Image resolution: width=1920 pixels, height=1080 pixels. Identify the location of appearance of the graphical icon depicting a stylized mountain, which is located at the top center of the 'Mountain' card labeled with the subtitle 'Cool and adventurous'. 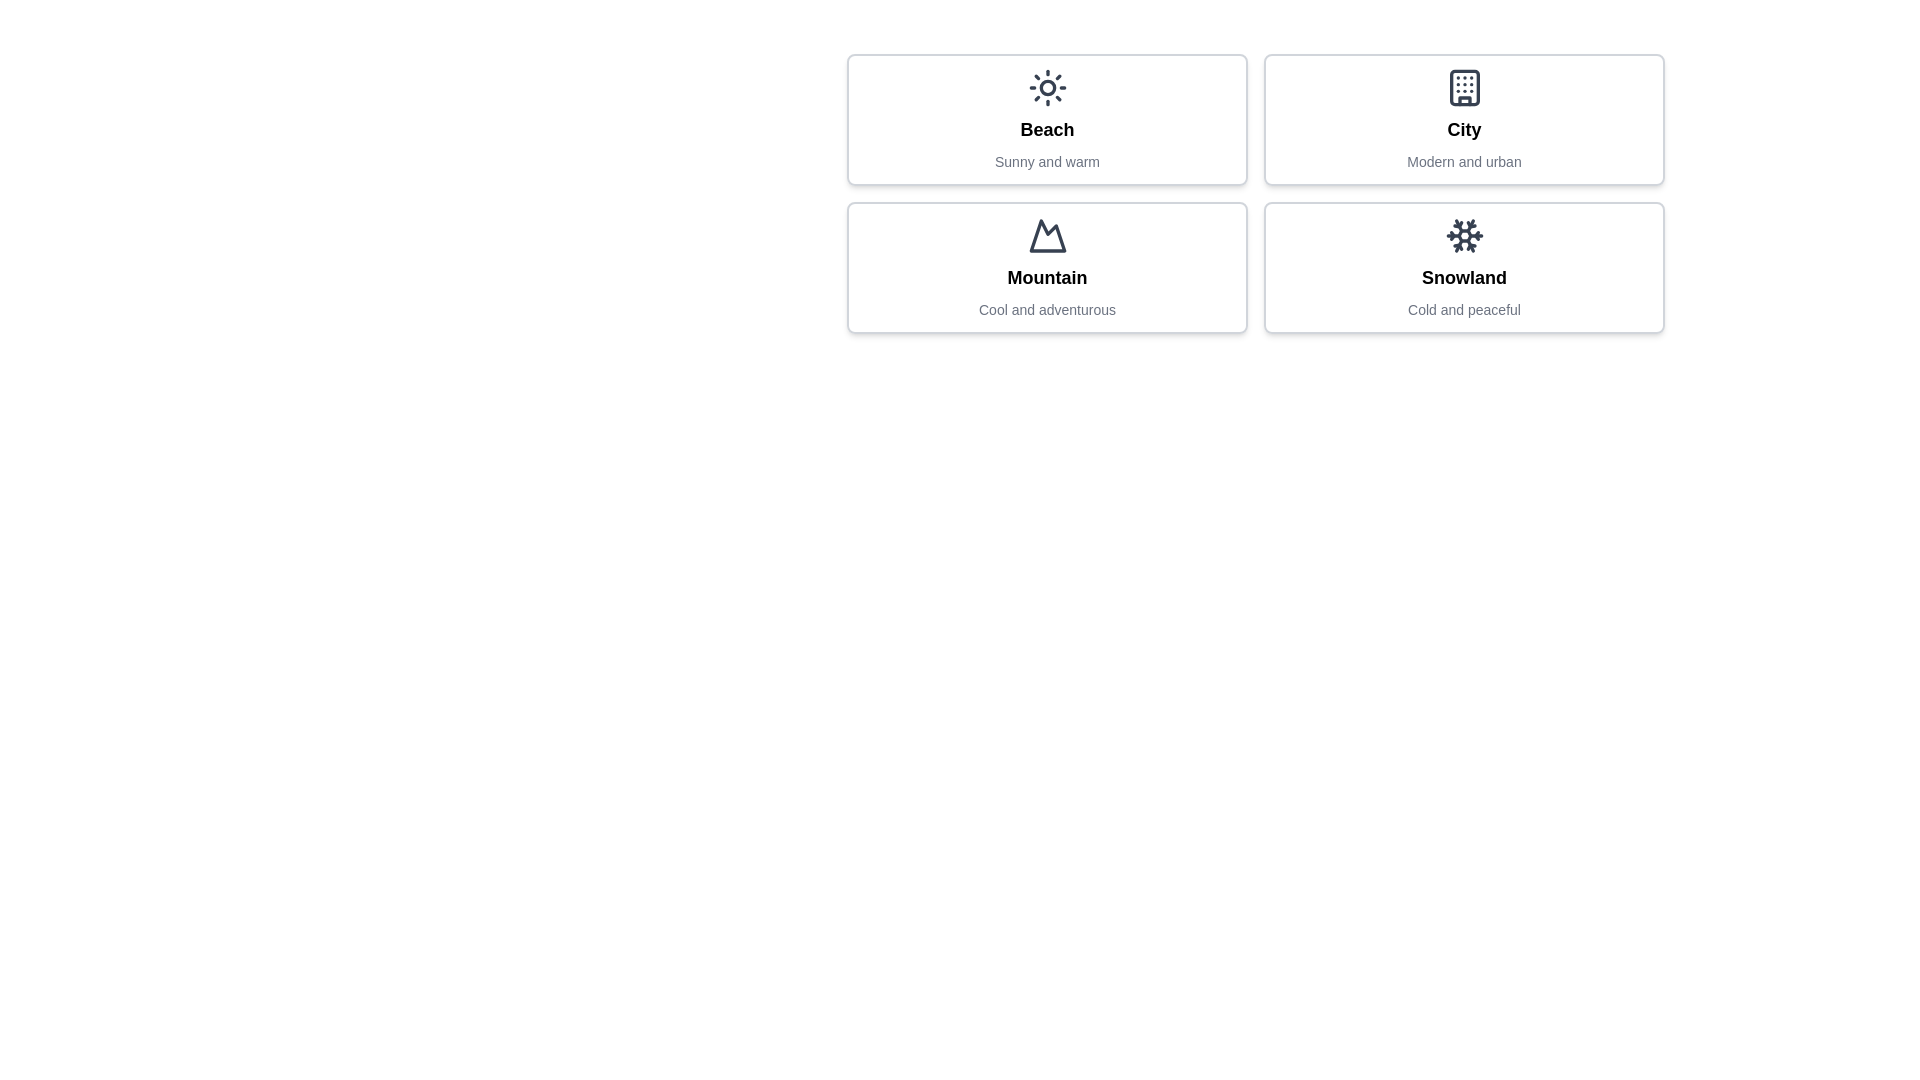
(1046, 234).